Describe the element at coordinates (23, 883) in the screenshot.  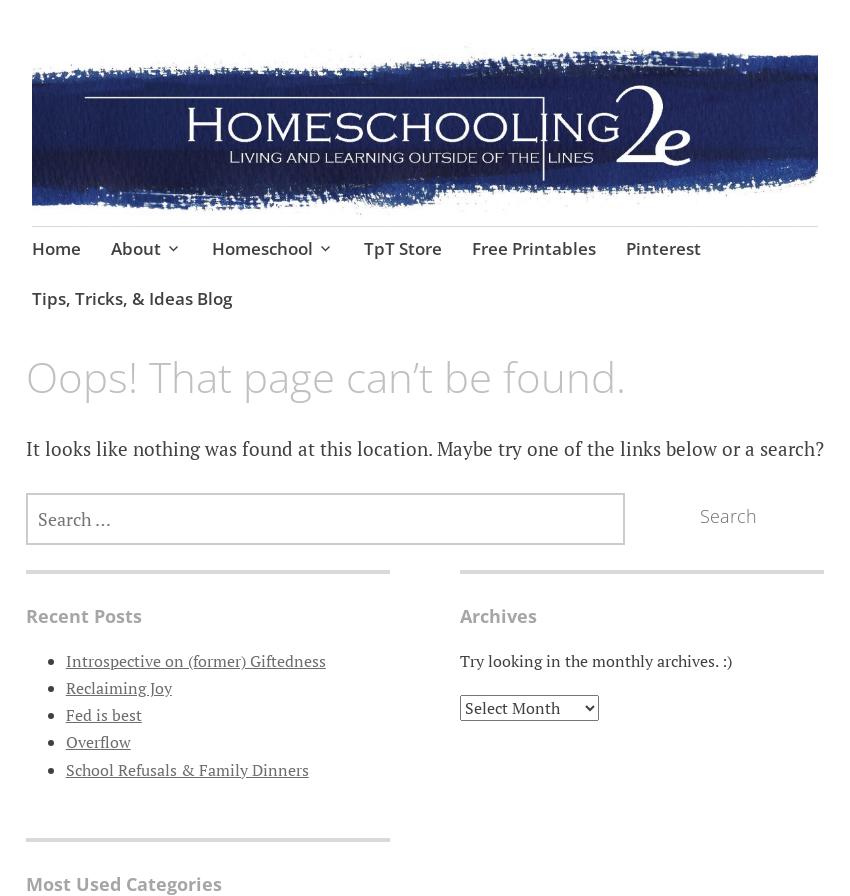
I see `'Most Used Categories'` at that location.